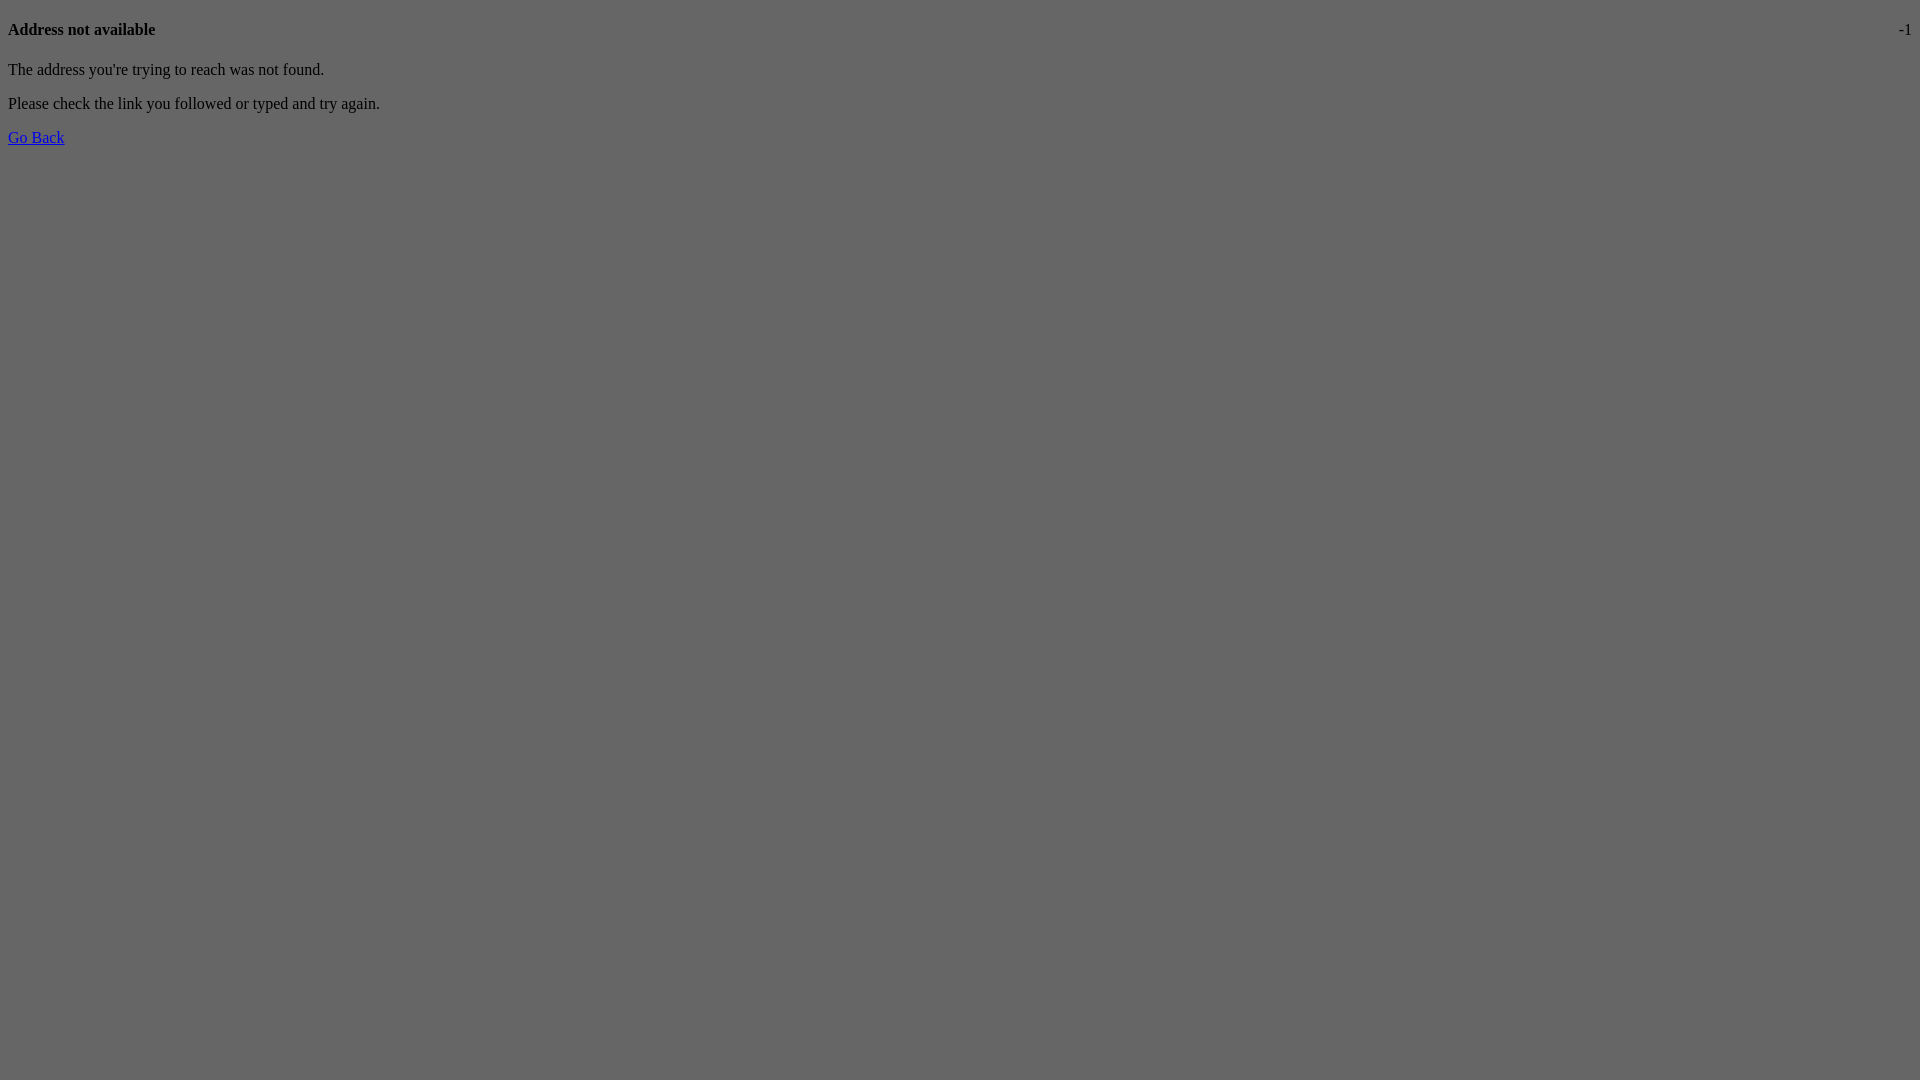 This screenshot has height=1080, width=1920. Describe the element at coordinates (35, 136) in the screenshot. I see `'Go Back'` at that location.